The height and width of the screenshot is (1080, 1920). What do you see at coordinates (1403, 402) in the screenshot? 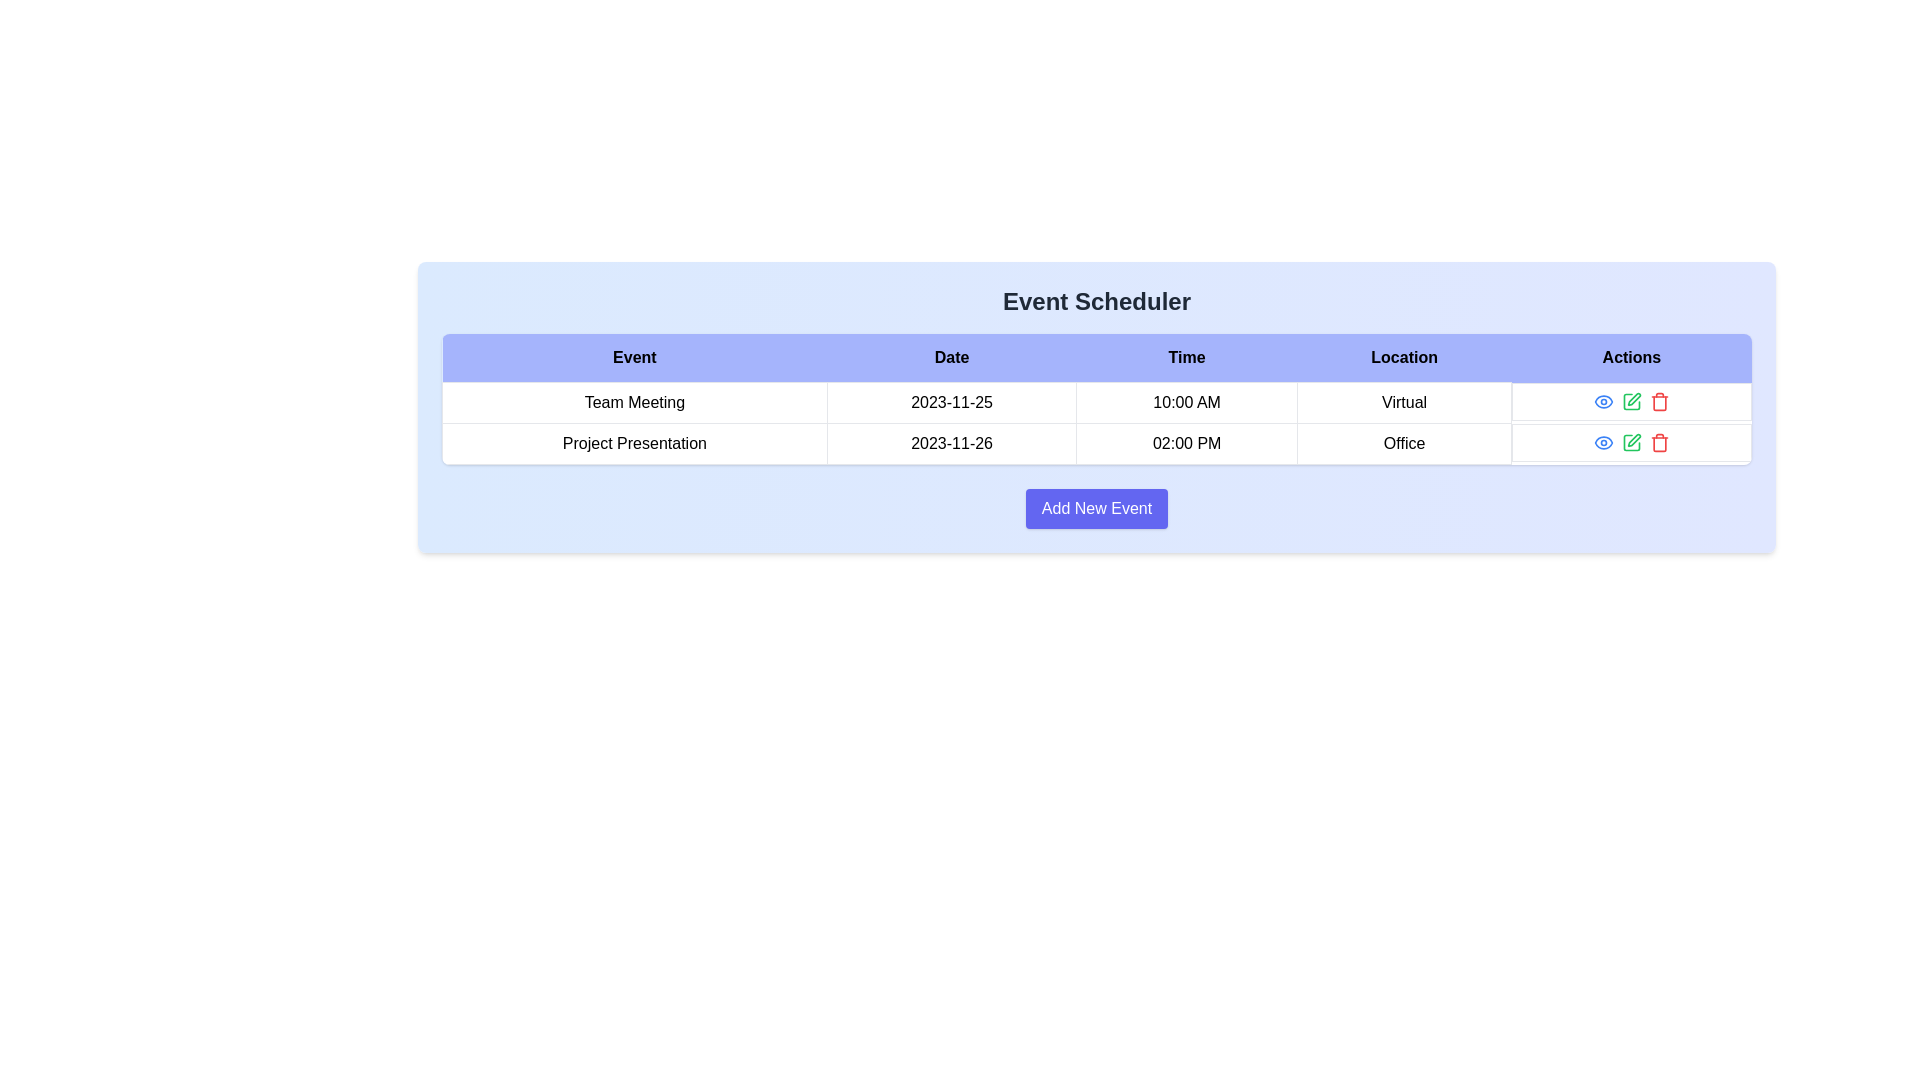
I see `the Static Text Label that indicates the virtual location of the event 'Team Meeting' in the 'Location' column of the table` at bounding box center [1403, 402].